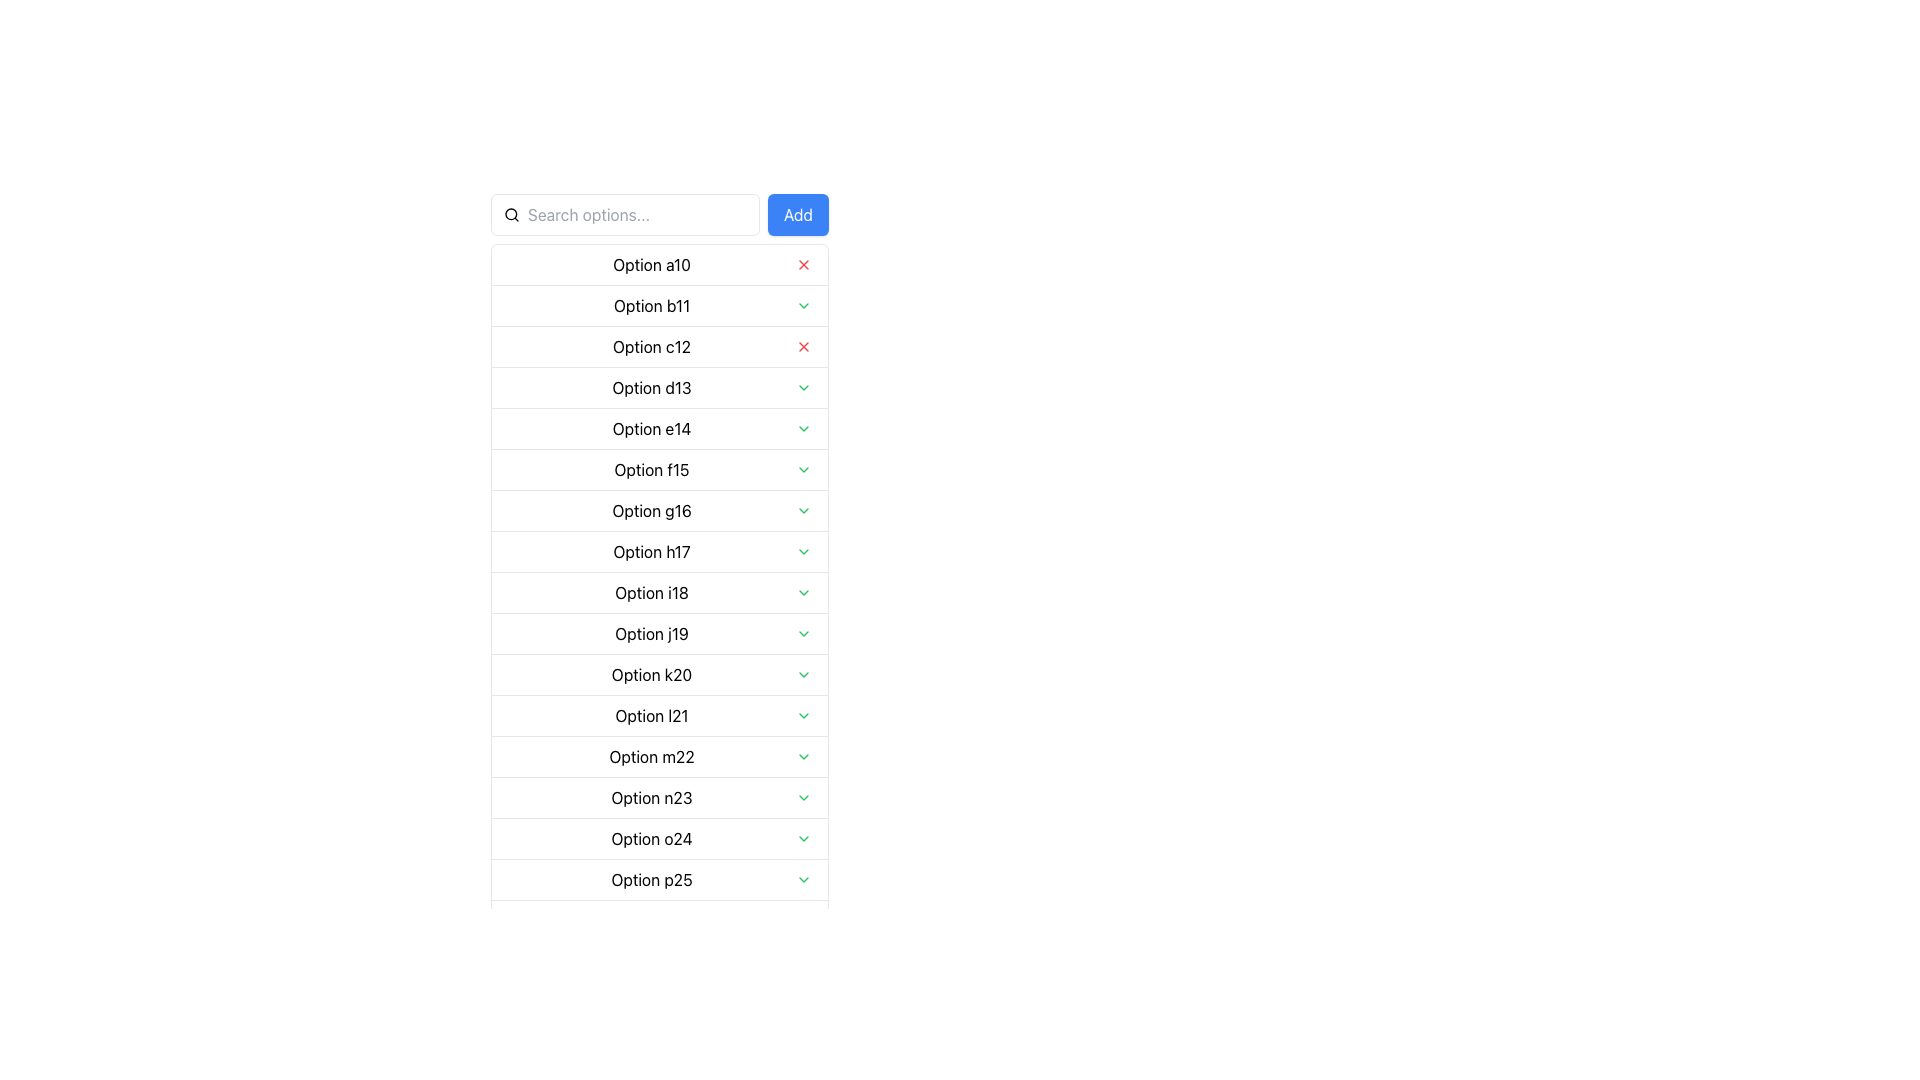 The image size is (1920, 1080). I want to click on the list item displaying 'Option m22', so click(652, 756).